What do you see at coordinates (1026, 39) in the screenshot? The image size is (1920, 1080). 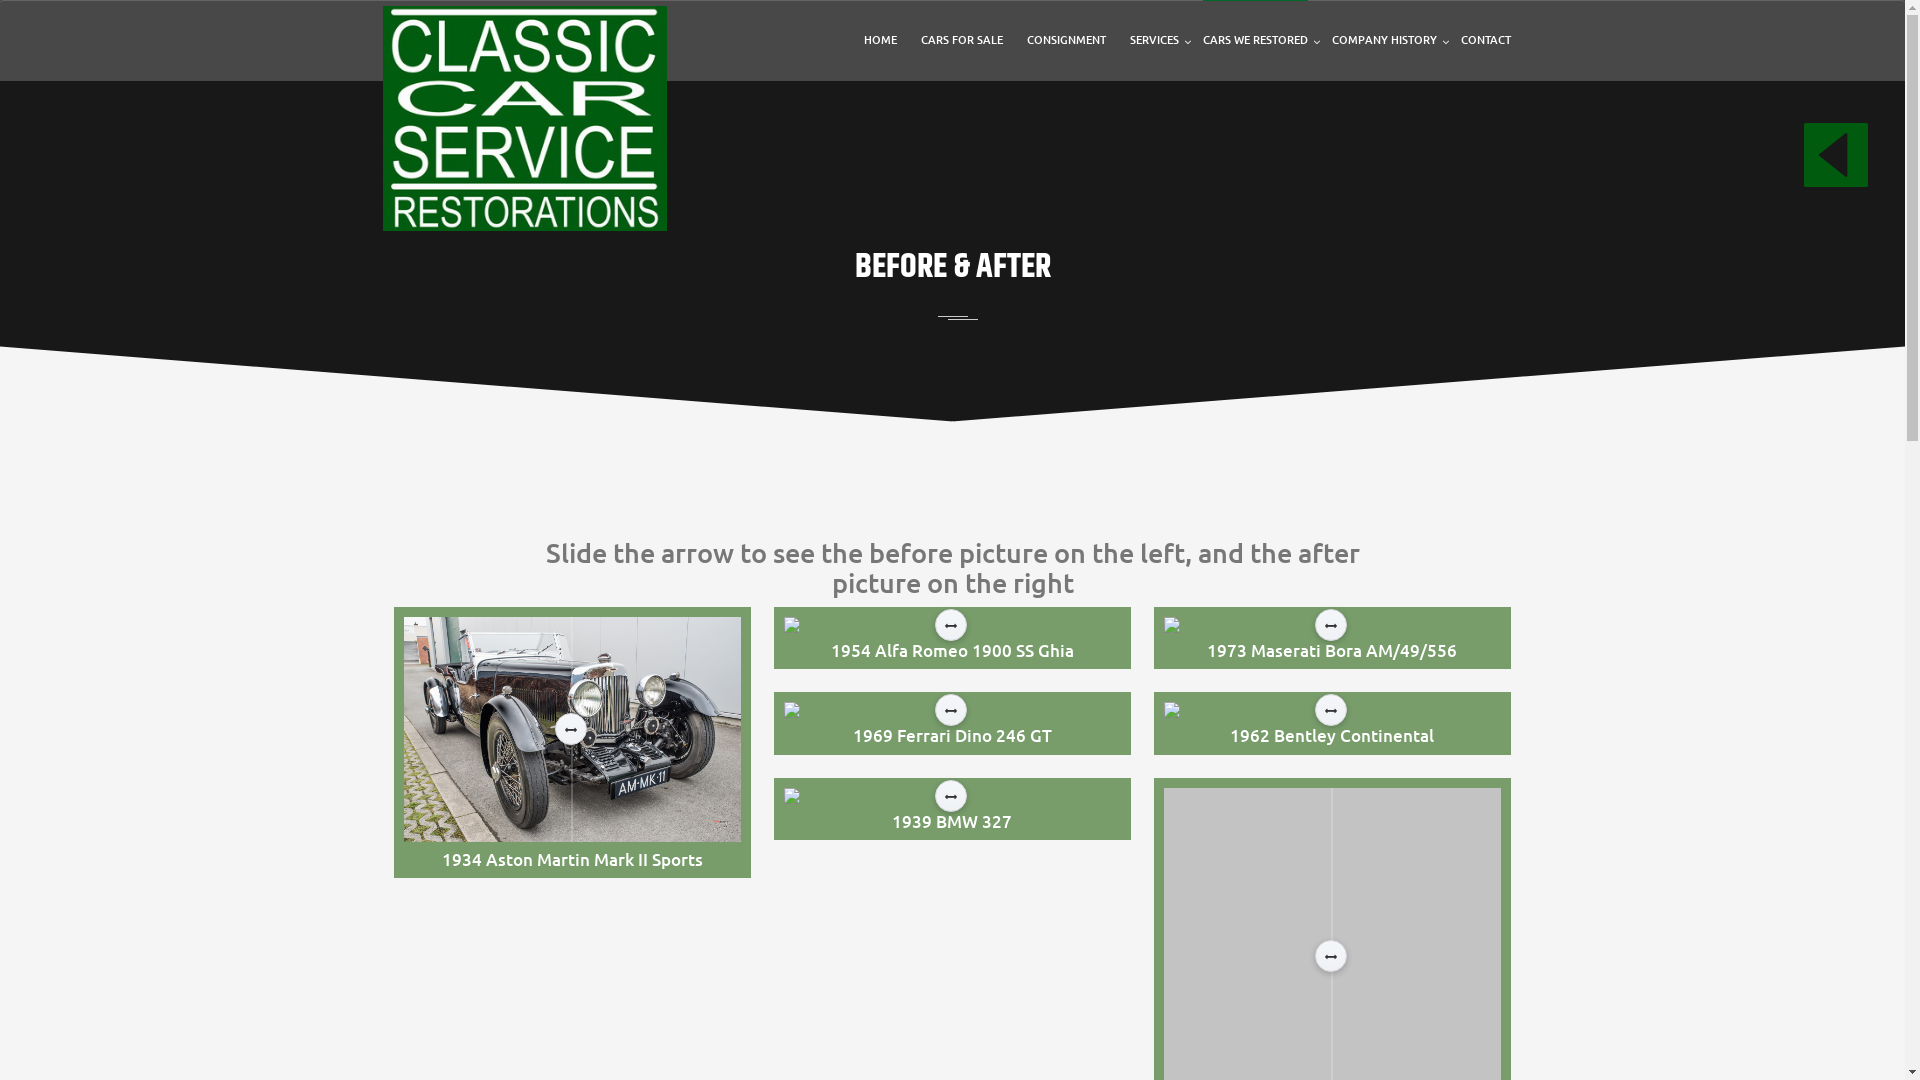 I see `'CONSIGNMENT'` at bounding box center [1026, 39].